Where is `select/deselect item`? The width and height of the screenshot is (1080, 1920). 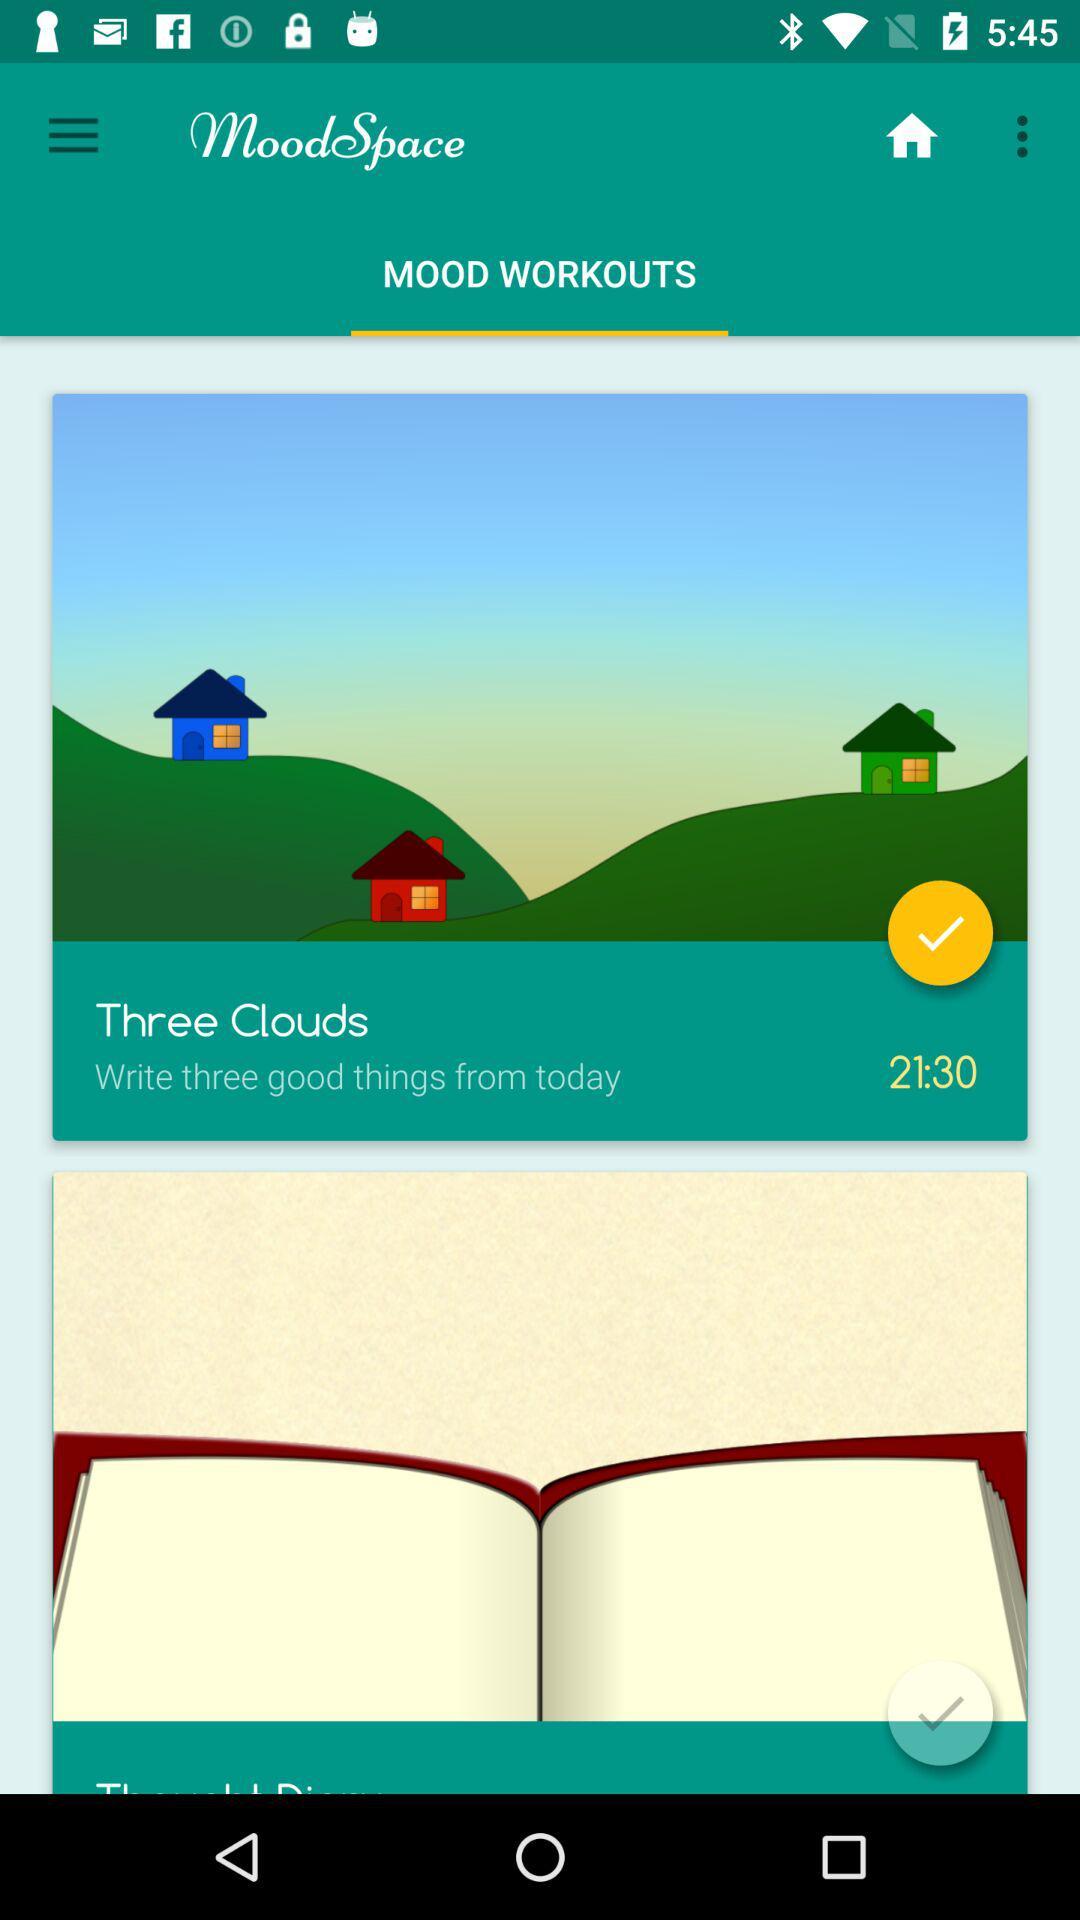
select/deselect item is located at coordinates (940, 1712).